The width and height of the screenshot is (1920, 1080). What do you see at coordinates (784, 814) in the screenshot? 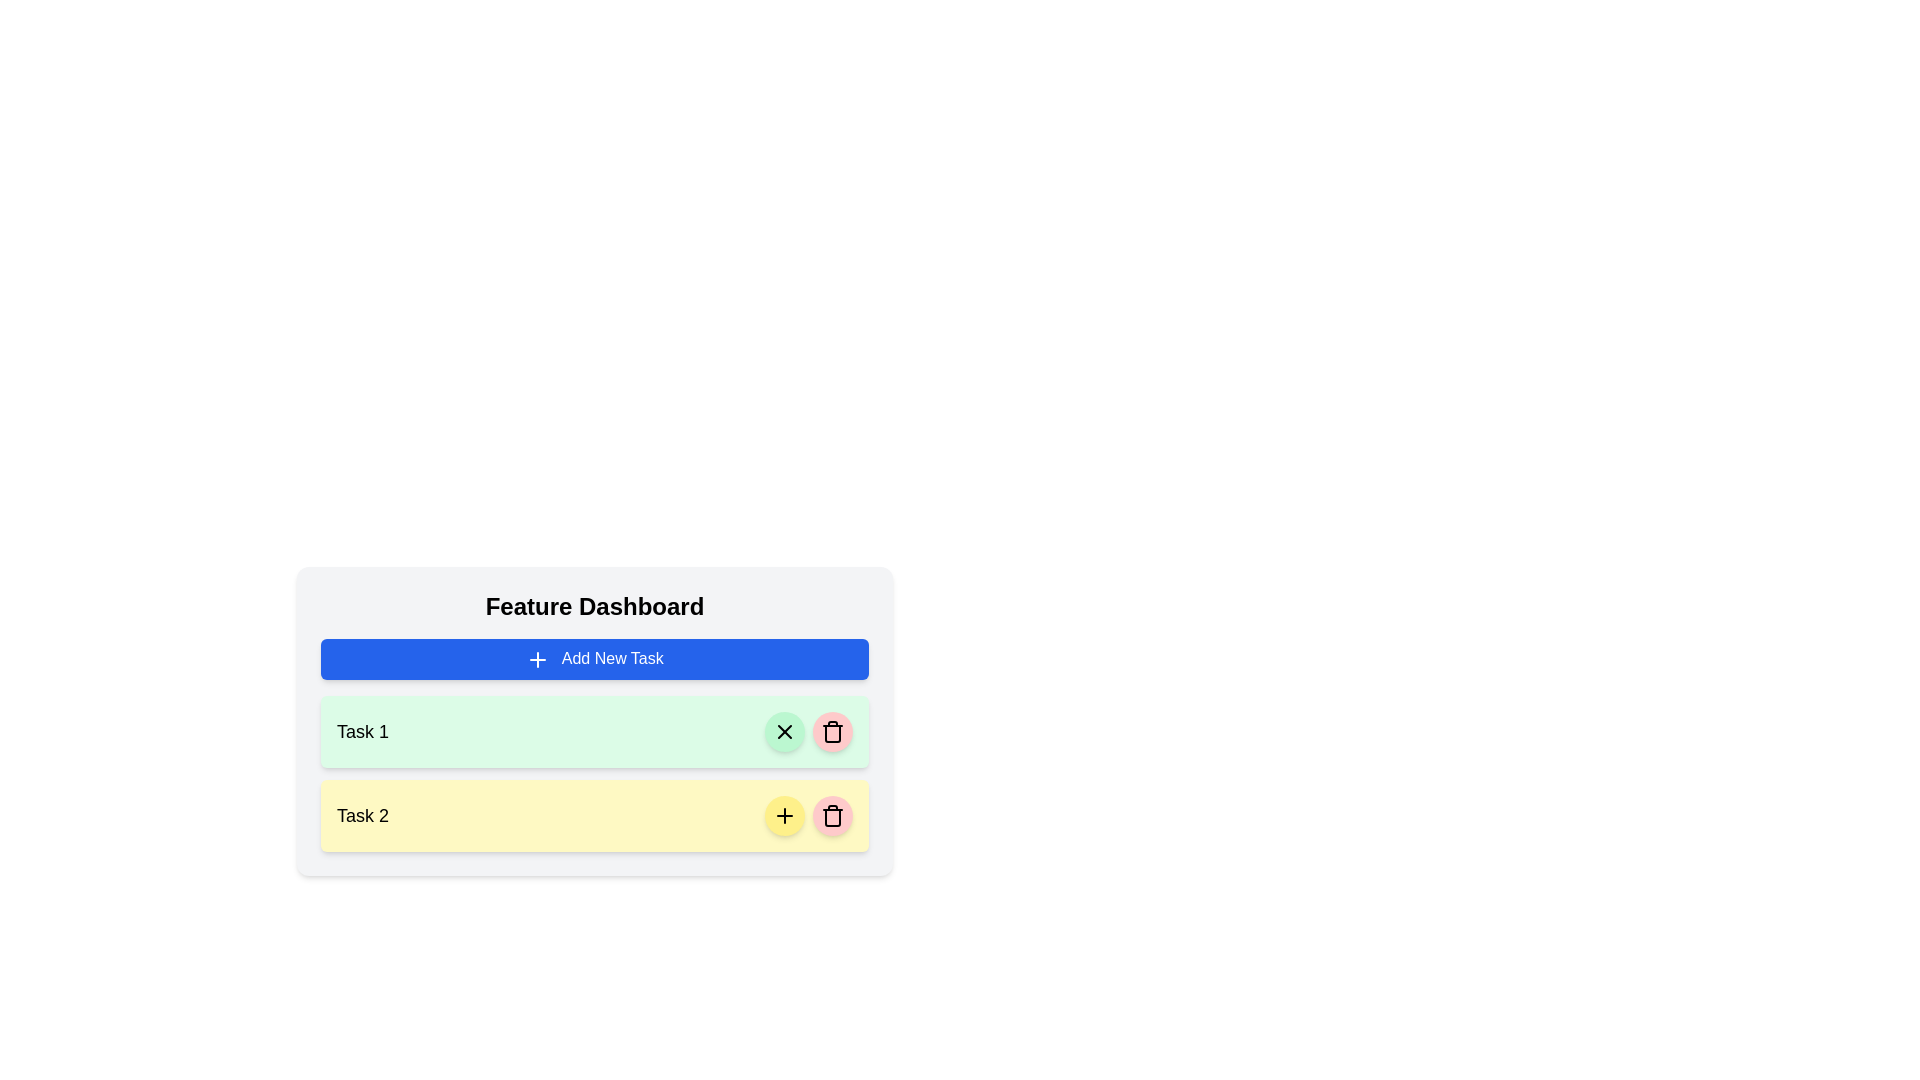
I see `the action trigger button located on the right side of the yellow background task row labeled 'Task 2'` at bounding box center [784, 814].